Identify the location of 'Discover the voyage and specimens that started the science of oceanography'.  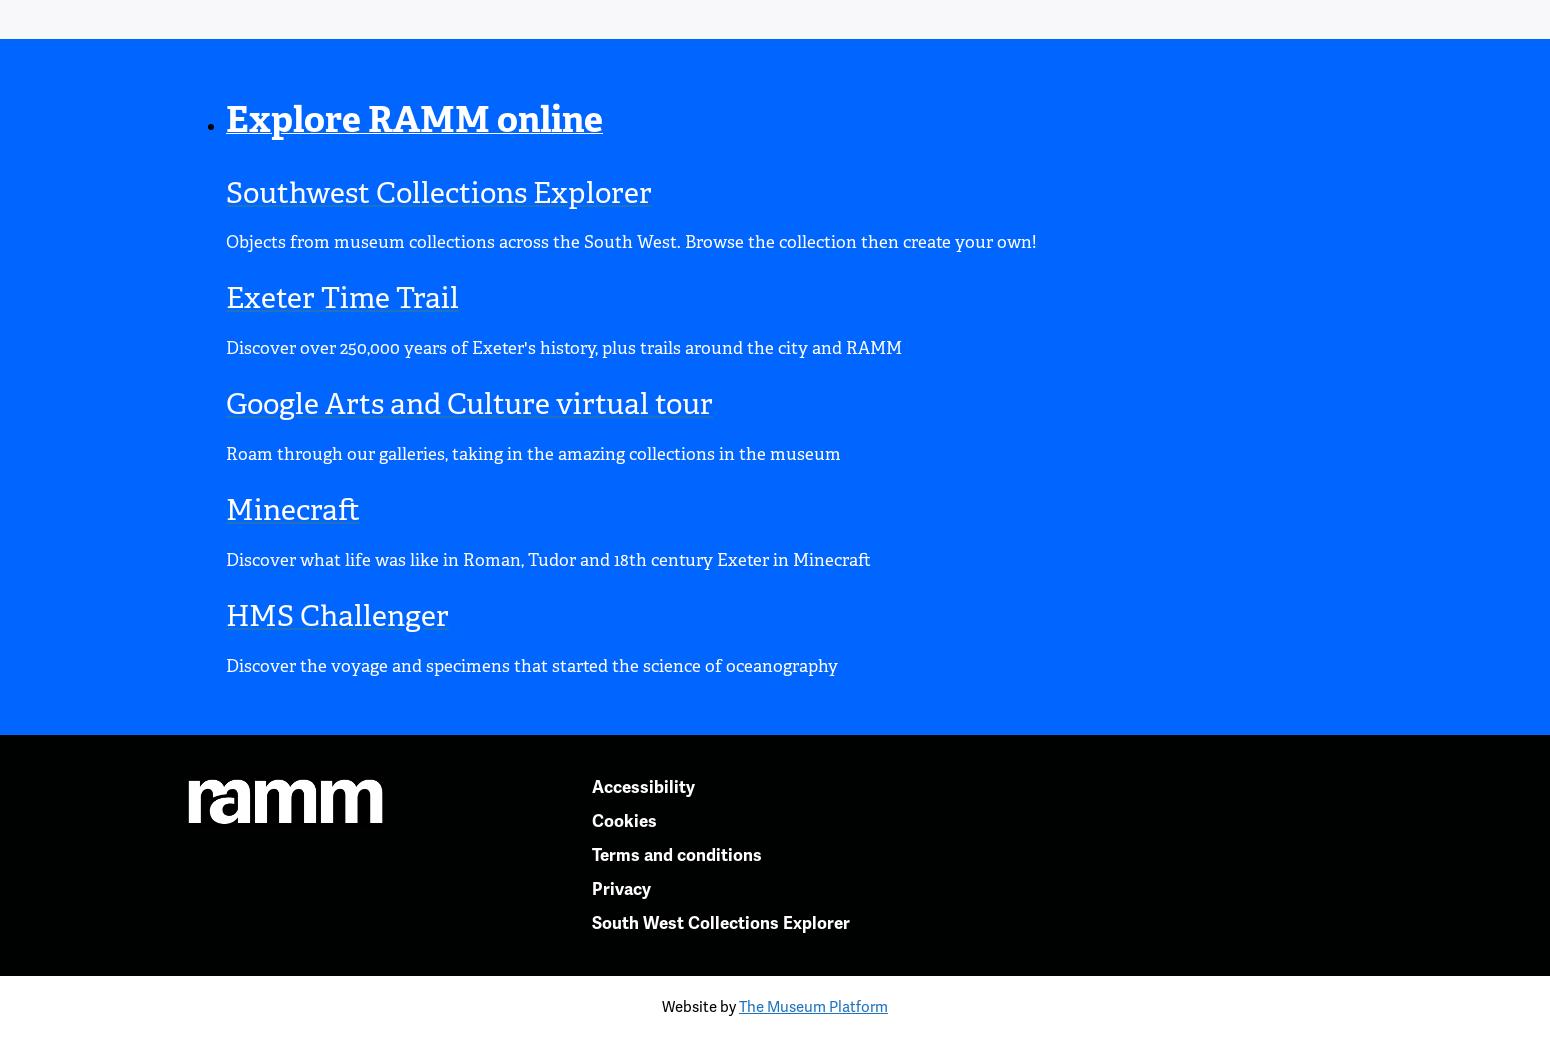
(530, 664).